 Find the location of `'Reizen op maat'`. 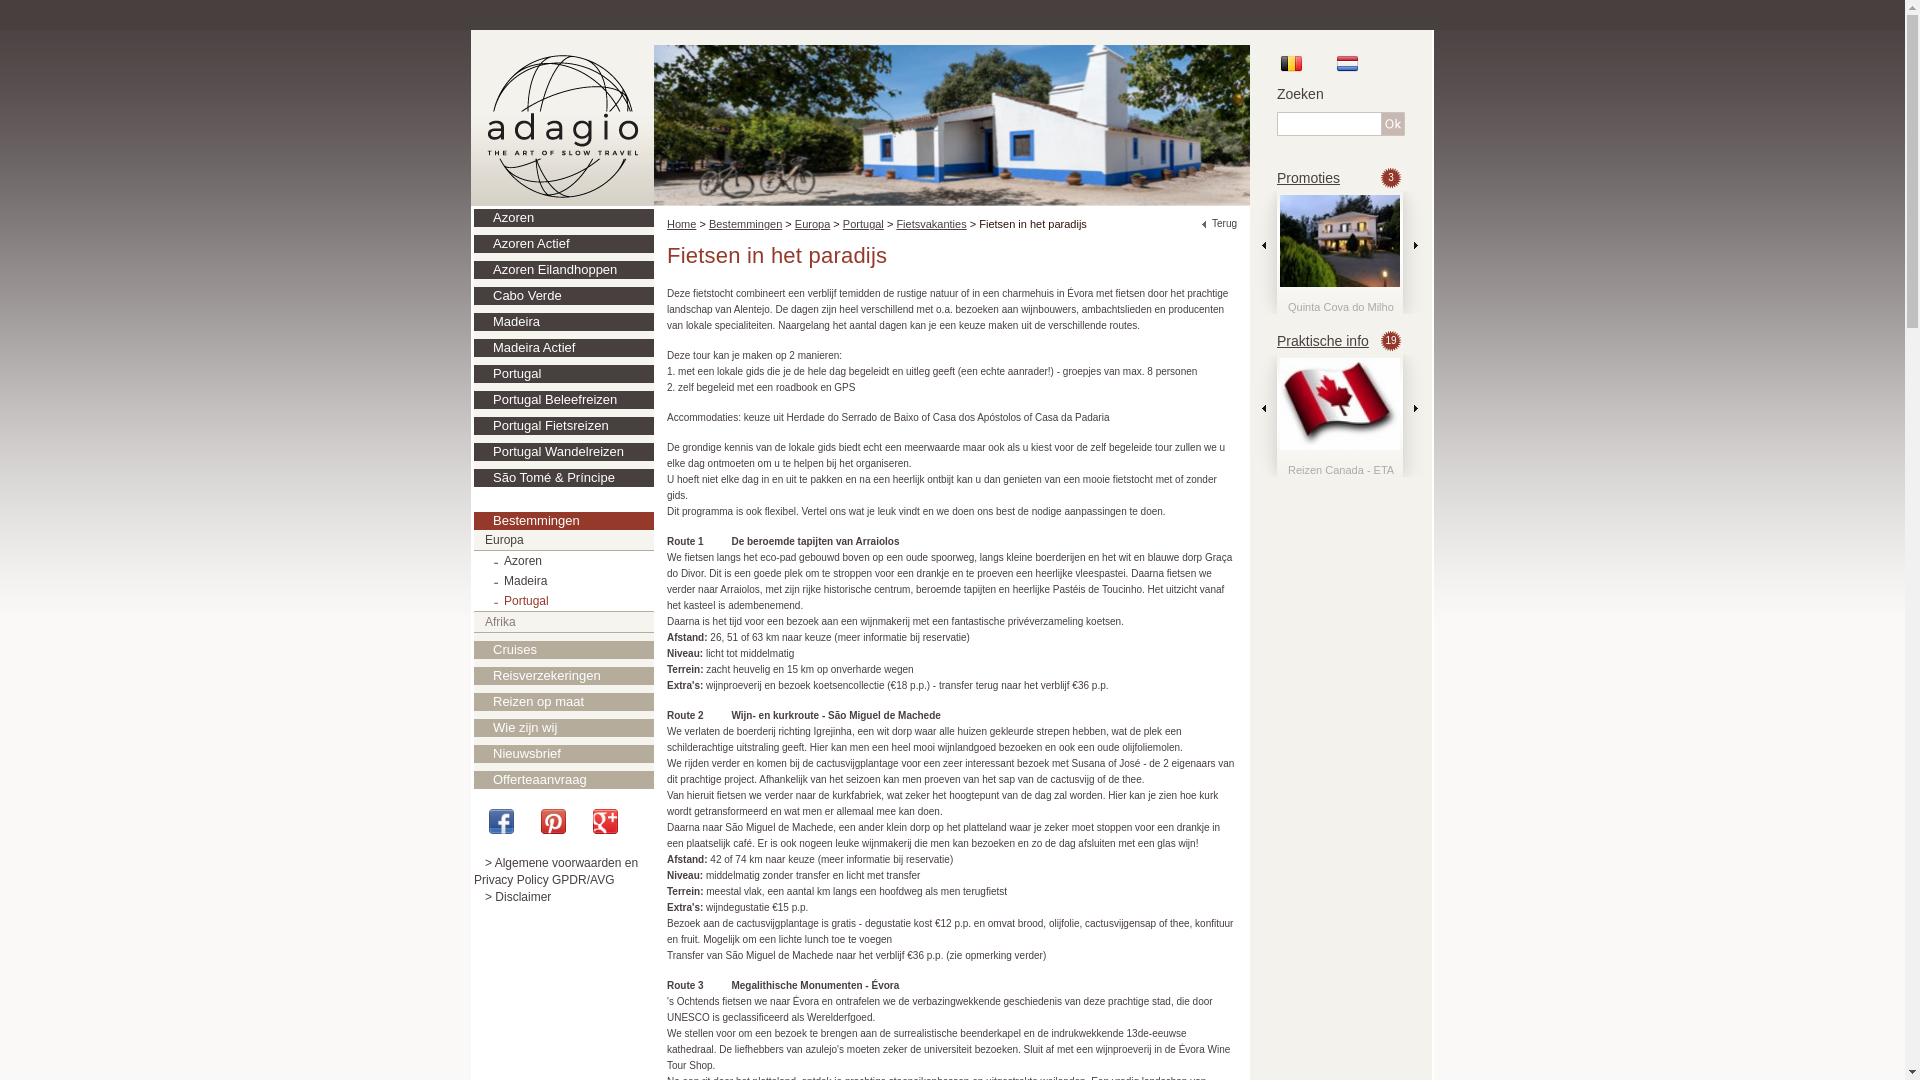

'Reizen op maat' is located at coordinates (563, 701).